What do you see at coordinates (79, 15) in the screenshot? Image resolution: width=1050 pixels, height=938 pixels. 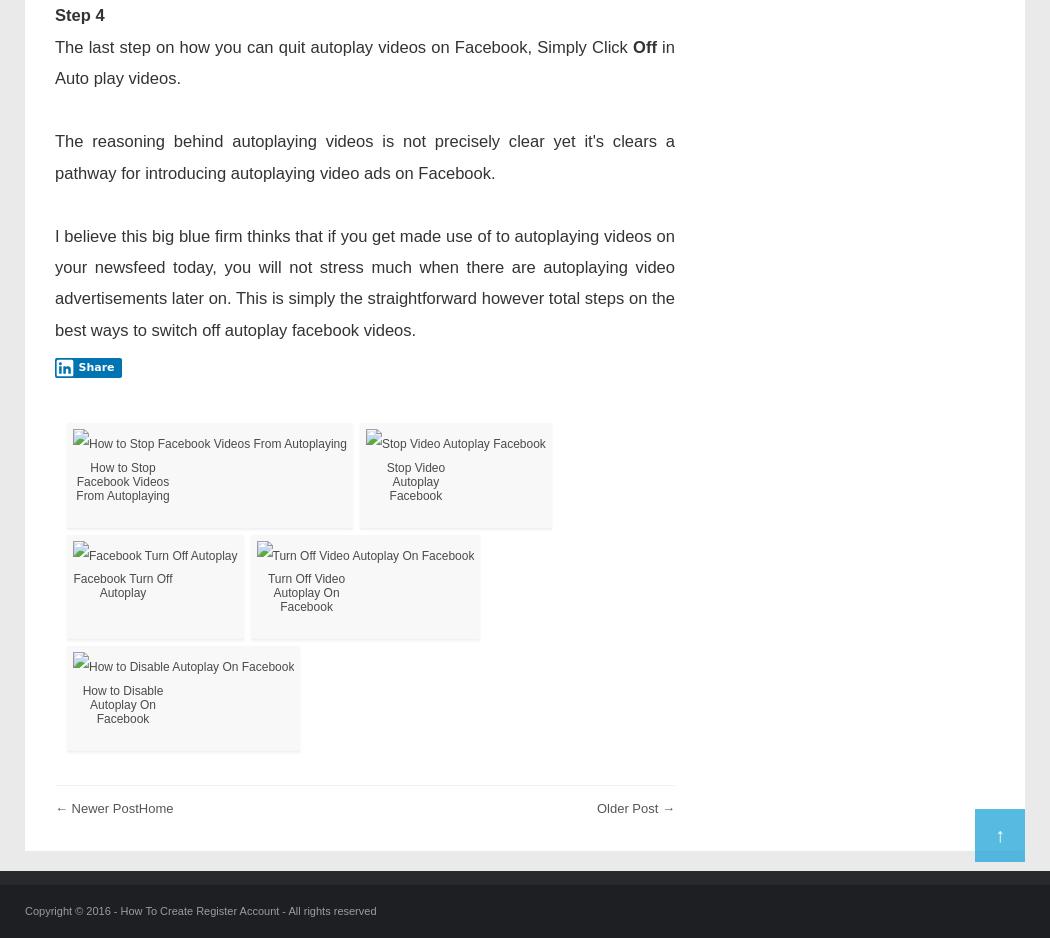 I see `'Step 4'` at bounding box center [79, 15].